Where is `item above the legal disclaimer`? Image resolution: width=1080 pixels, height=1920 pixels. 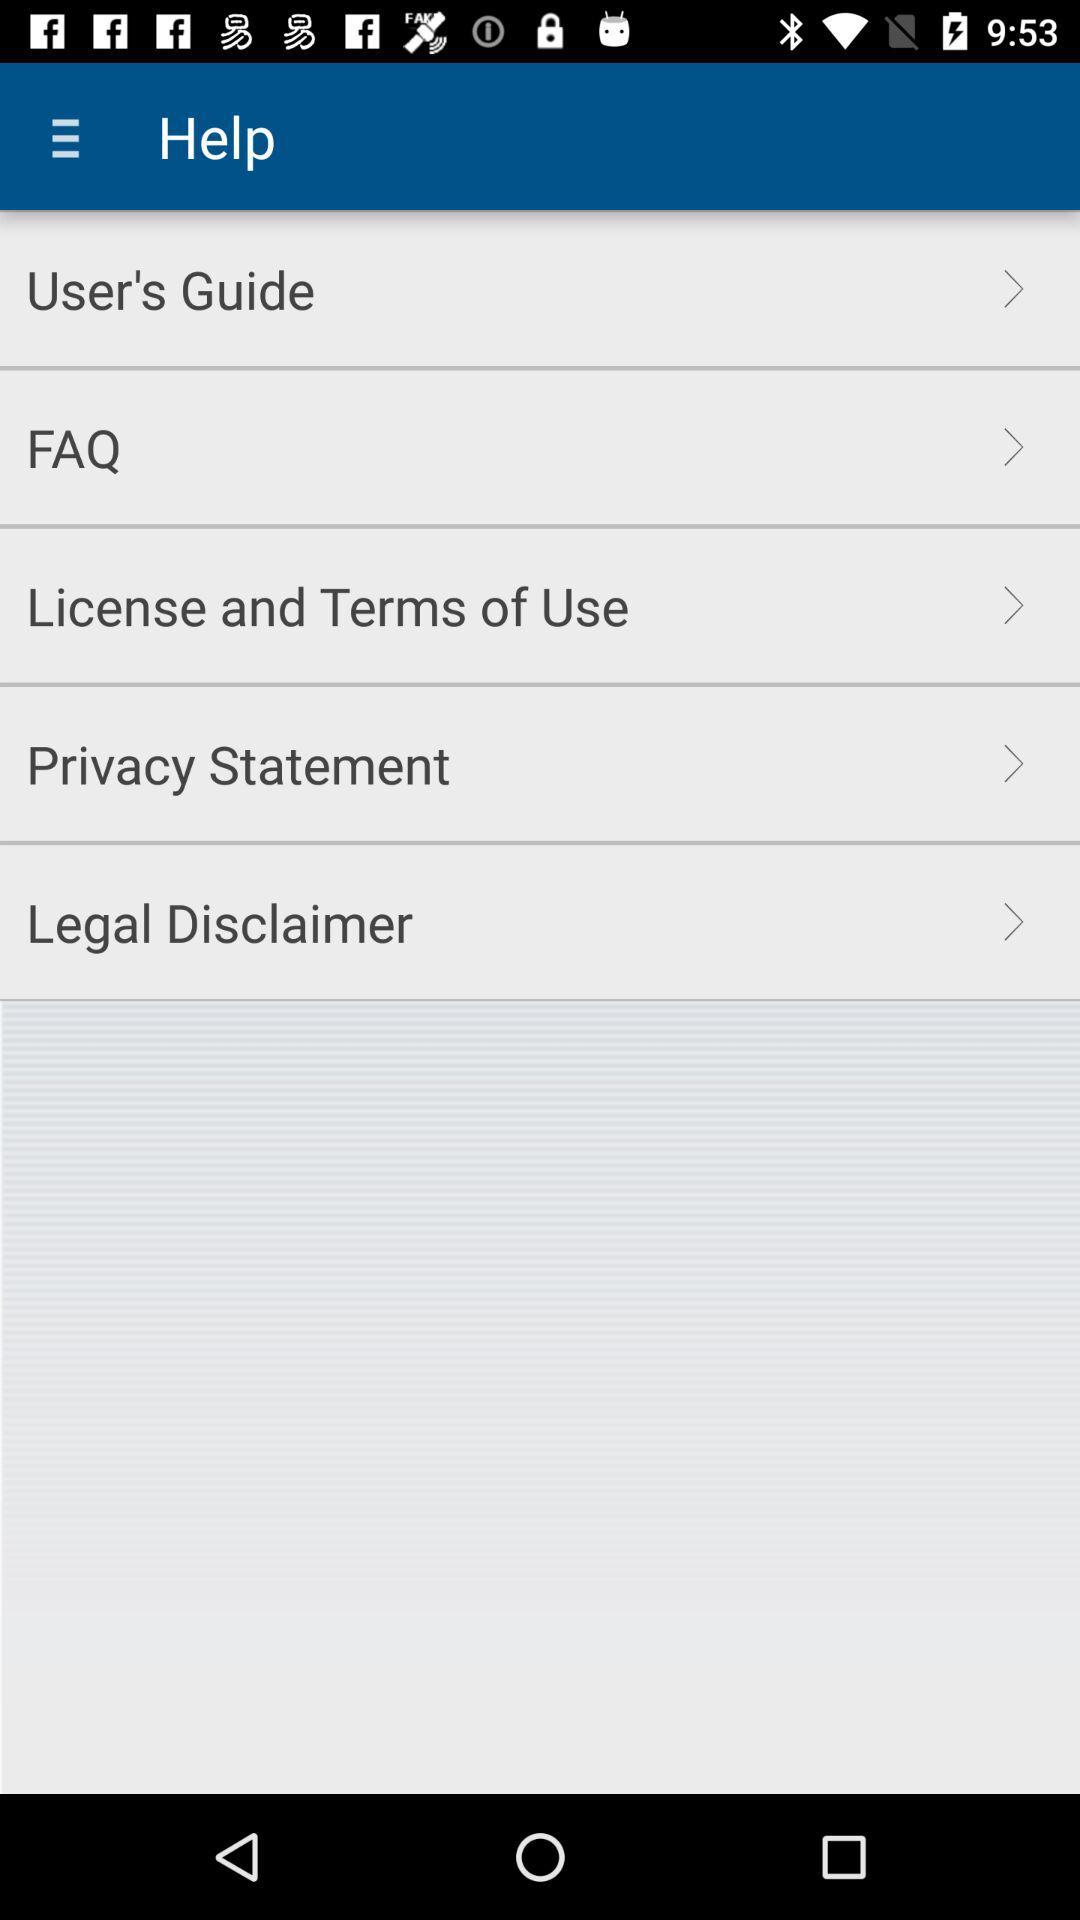
item above the legal disclaimer is located at coordinates (237, 762).